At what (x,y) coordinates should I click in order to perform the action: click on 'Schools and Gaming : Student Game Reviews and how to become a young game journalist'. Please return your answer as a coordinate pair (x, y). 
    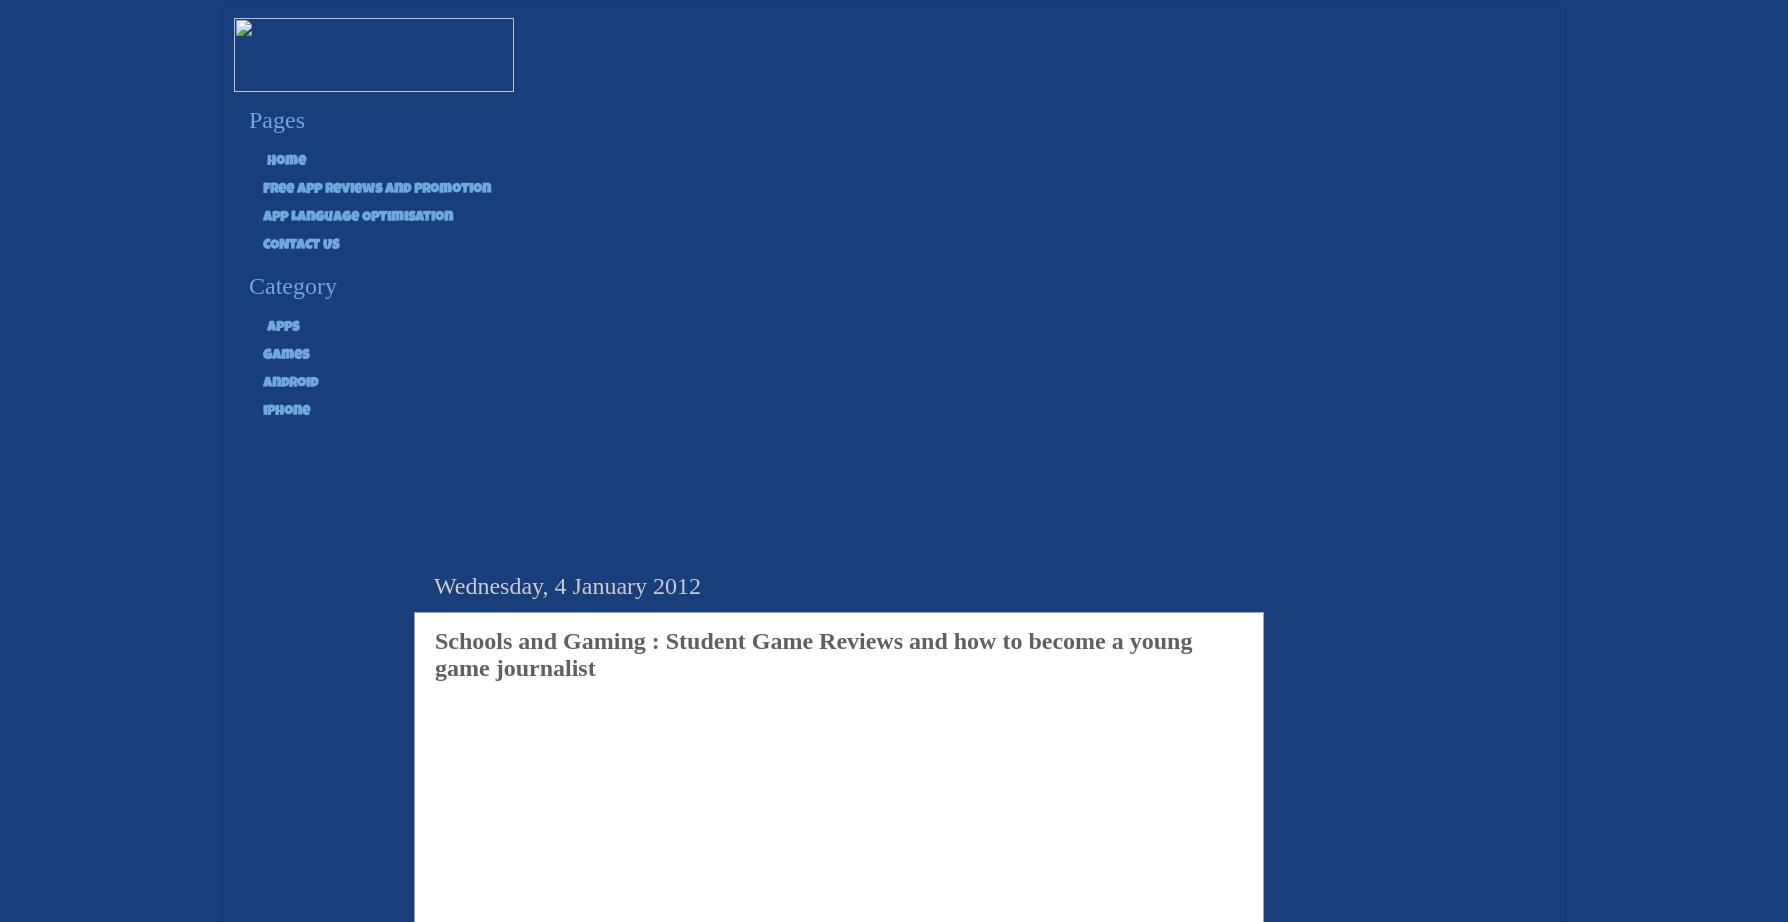
    Looking at the image, I should click on (812, 653).